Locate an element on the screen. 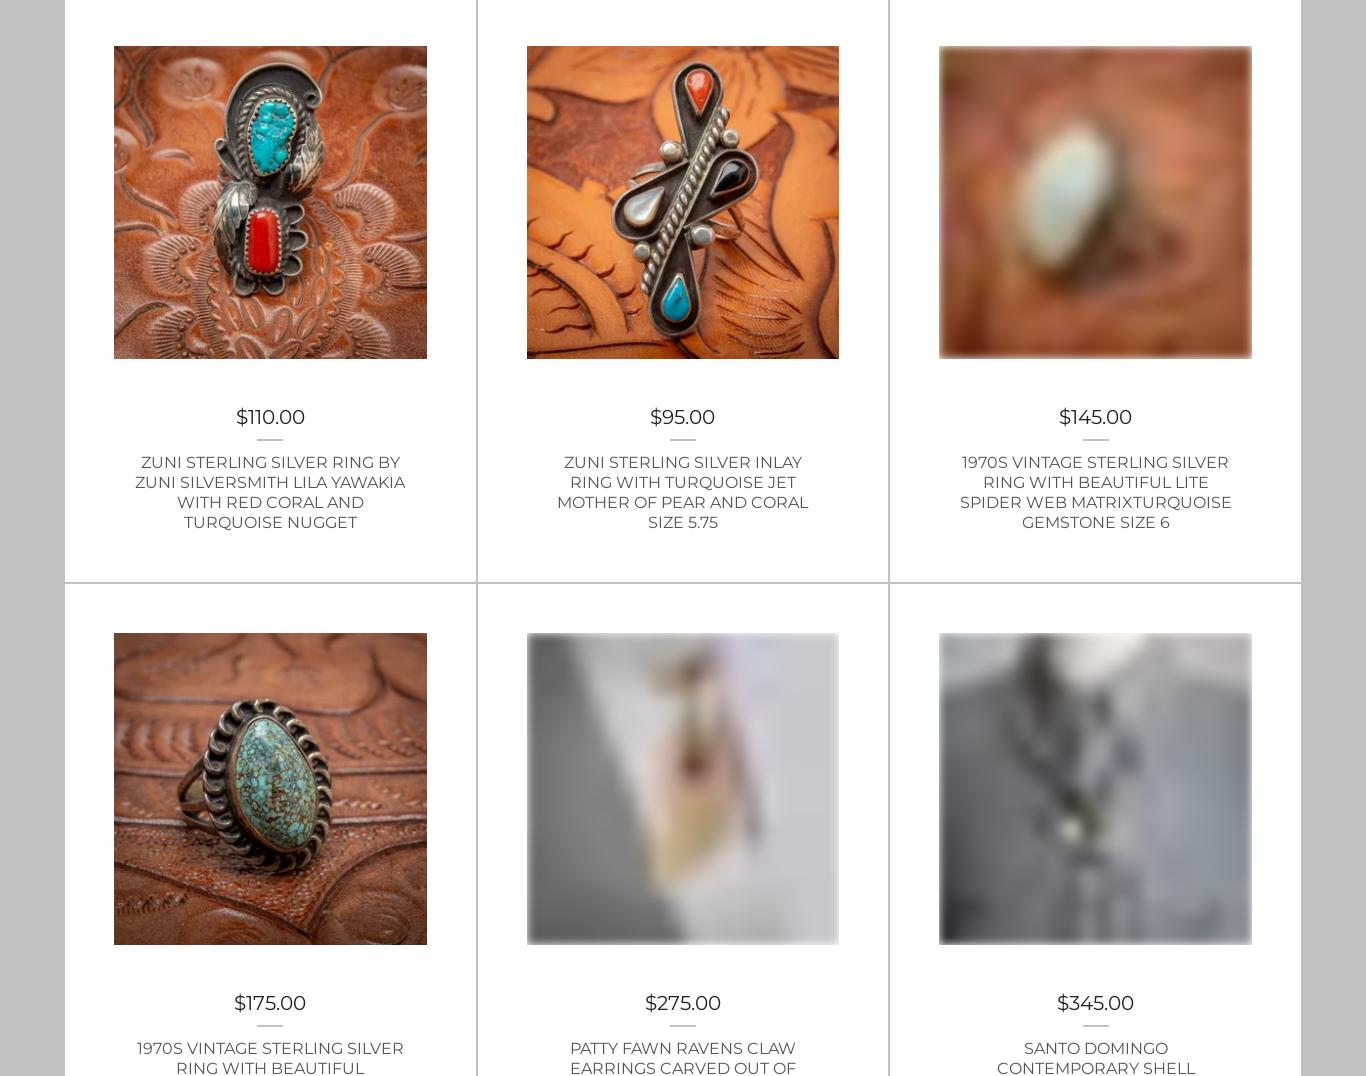 The image size is (1366, 1076). '275.00' is located at coordinates (688, 1002).